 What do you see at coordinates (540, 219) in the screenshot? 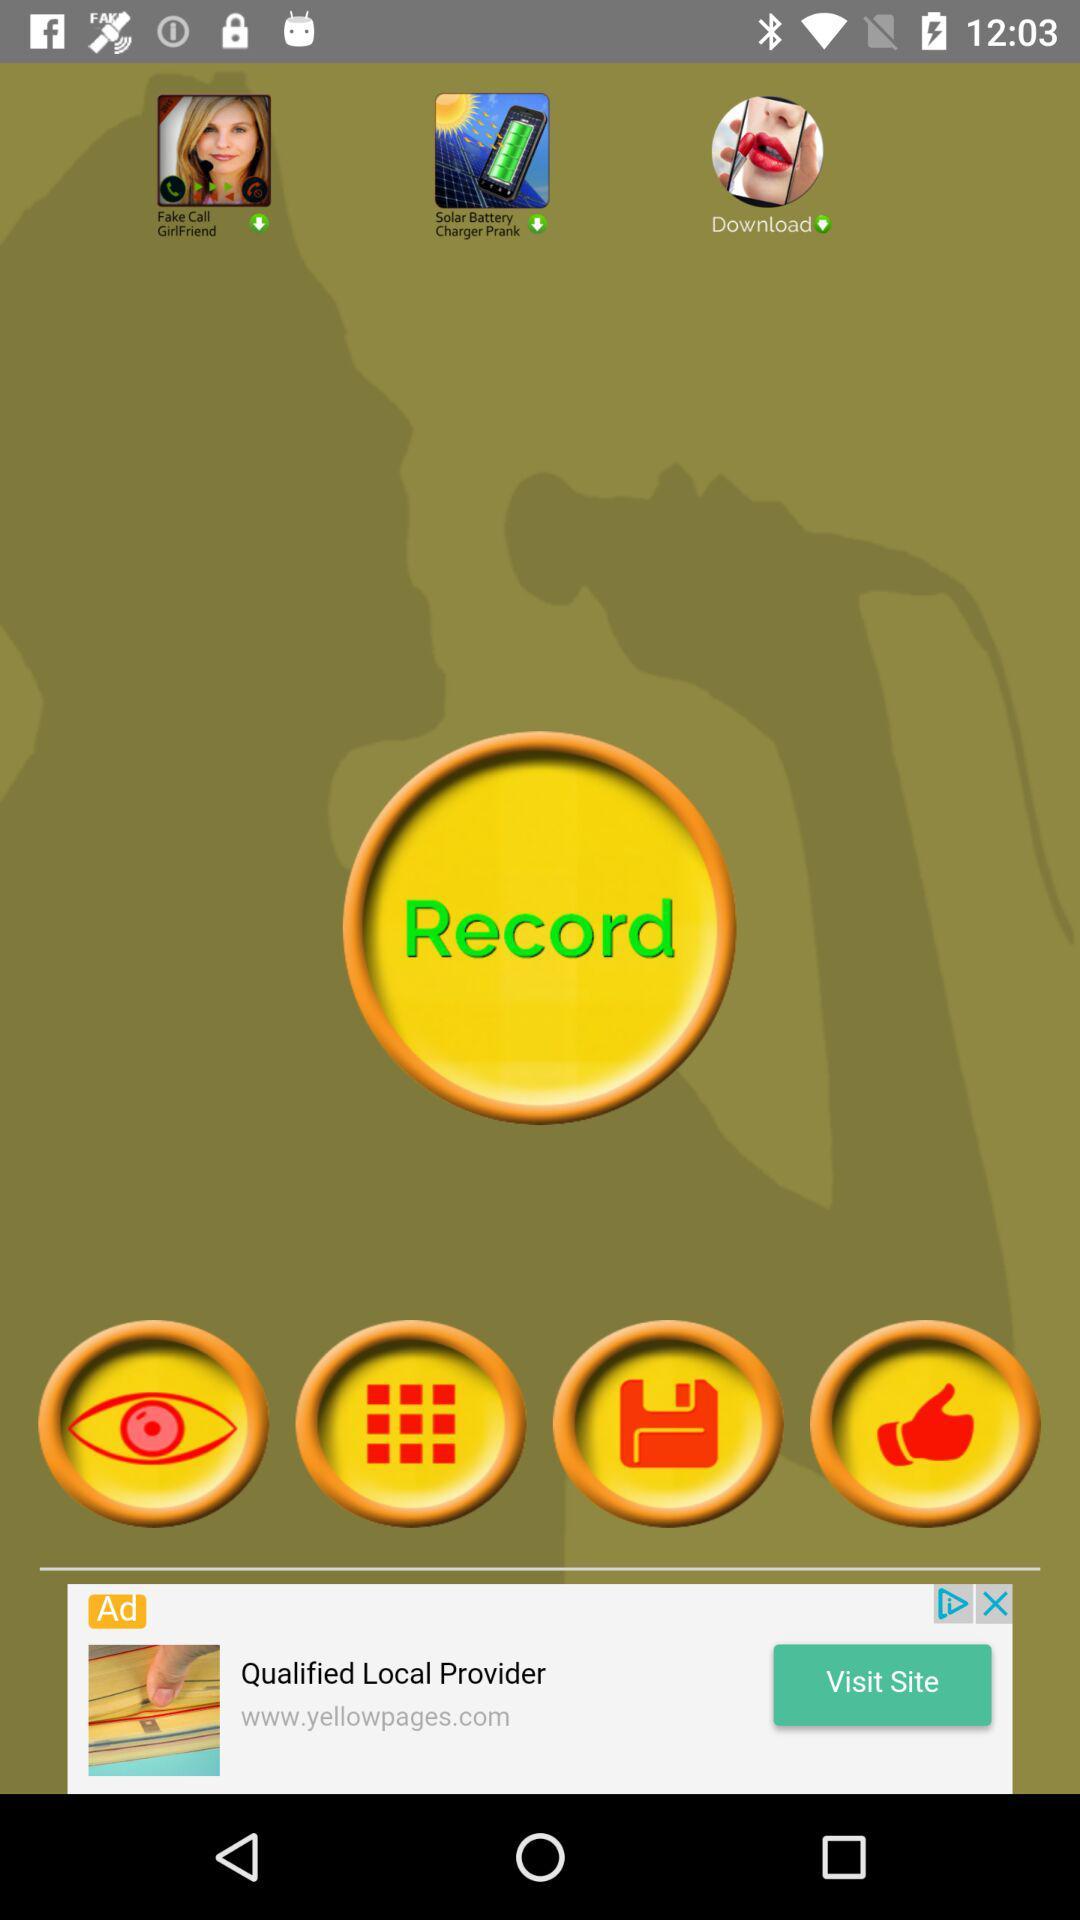
I see `solar battery prank button` at bounding box center [540, 219].